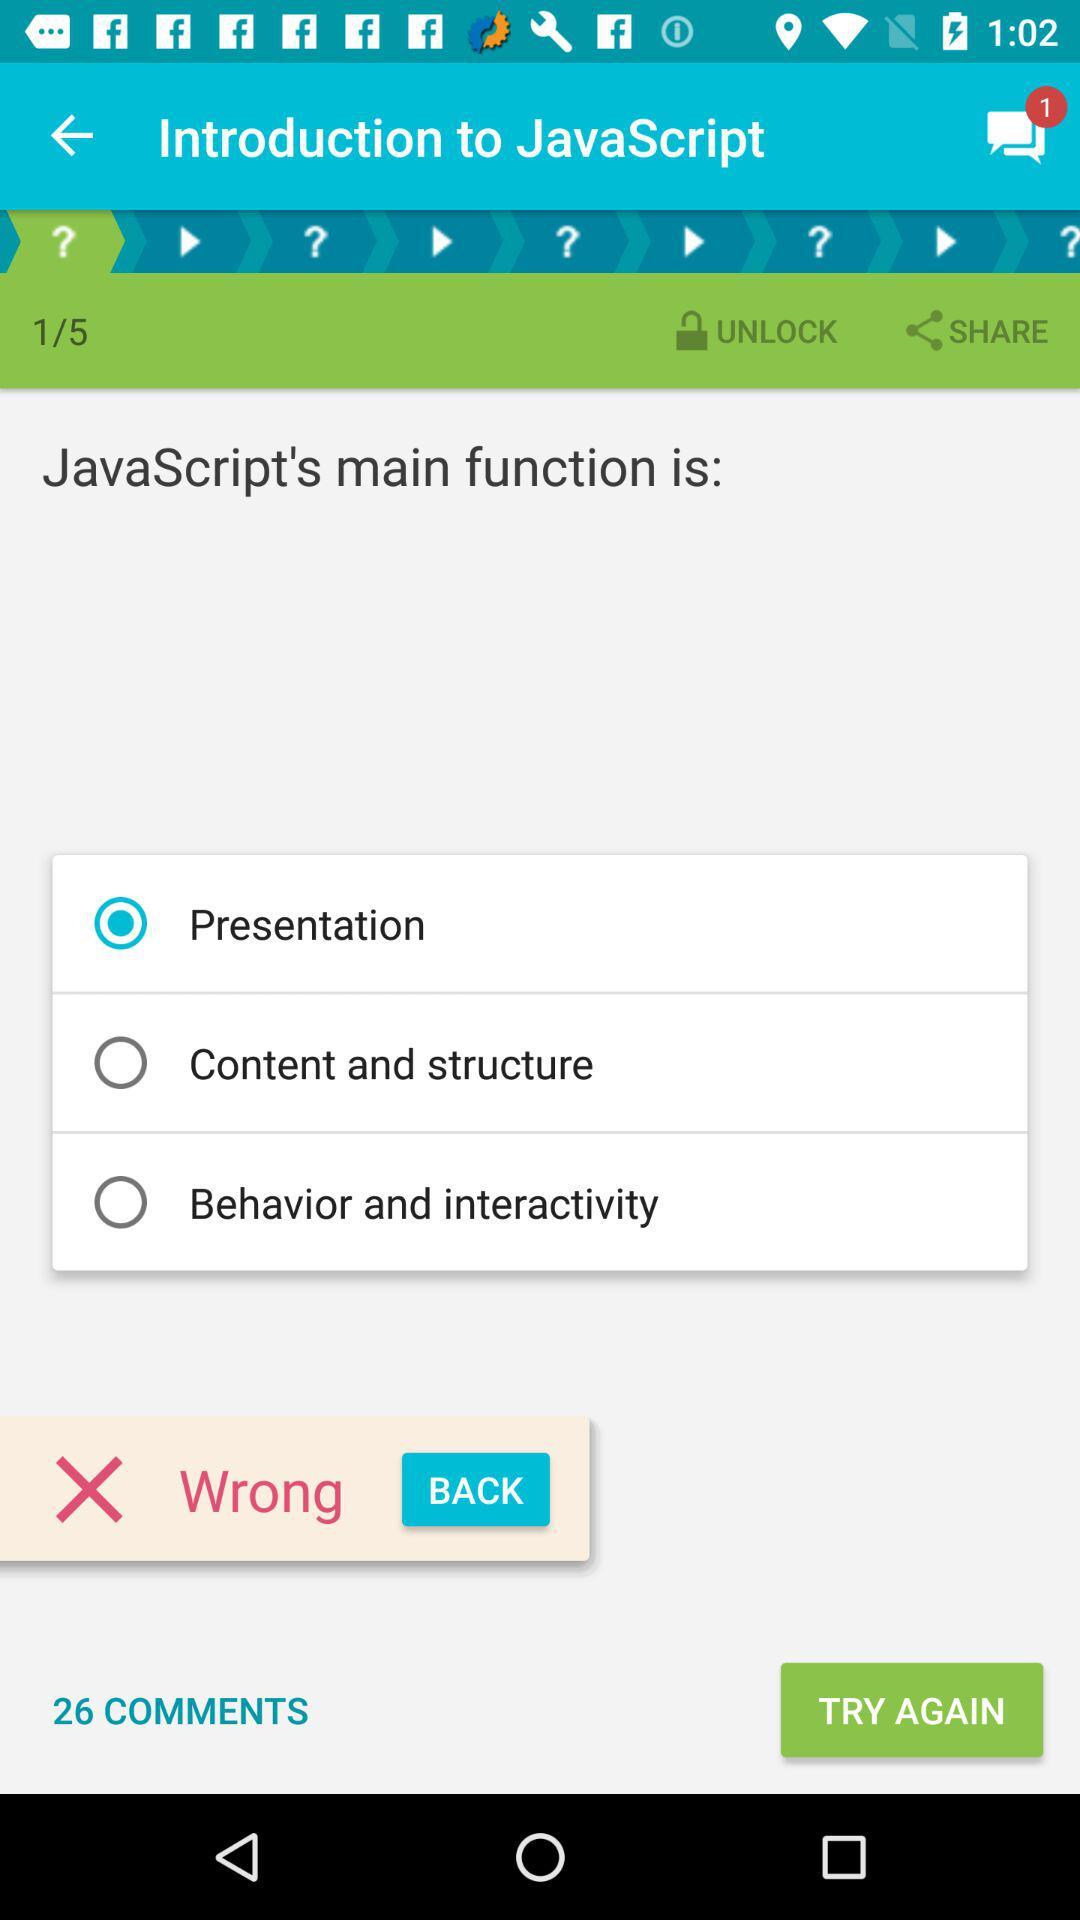  What do you see at coordinates (567, 240) in the screenshot?
I see `the help icon` at bounding box center [567, 240].